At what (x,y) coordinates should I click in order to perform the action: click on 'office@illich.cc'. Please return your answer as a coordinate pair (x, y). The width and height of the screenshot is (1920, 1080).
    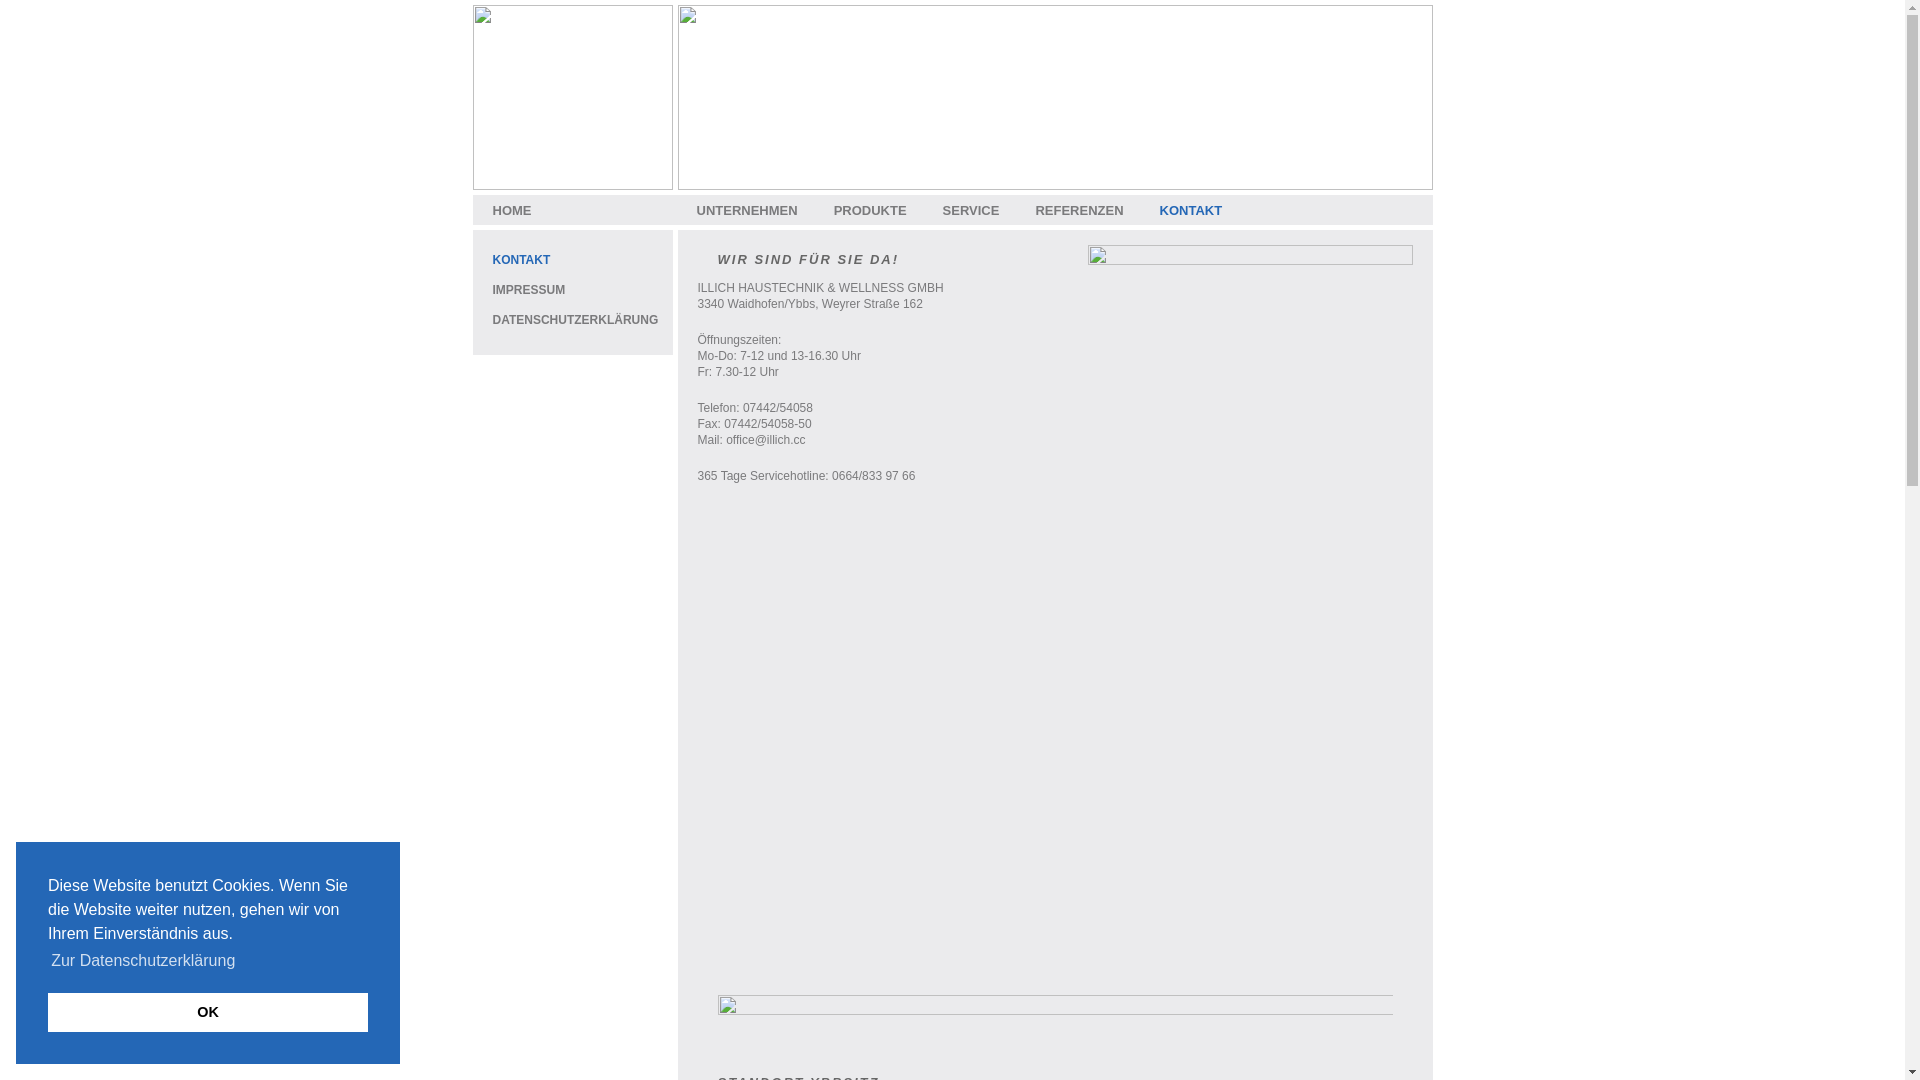
    Looking at the image, I should click on (764, 438).